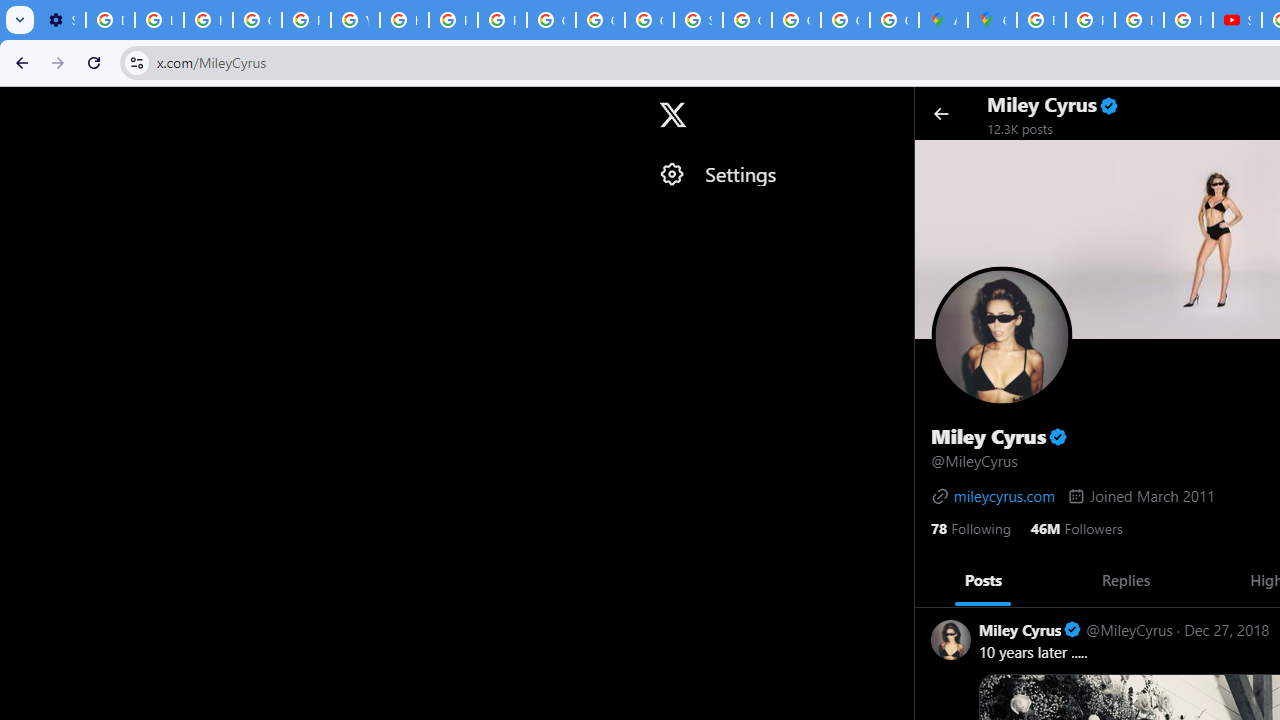 Image resolution: width=1280 pixels, height=720 pixels. Describe the element at coordinates (452, 20) in the screenshot. I see `'Privacy Help Center - Policies Help'` at that location.